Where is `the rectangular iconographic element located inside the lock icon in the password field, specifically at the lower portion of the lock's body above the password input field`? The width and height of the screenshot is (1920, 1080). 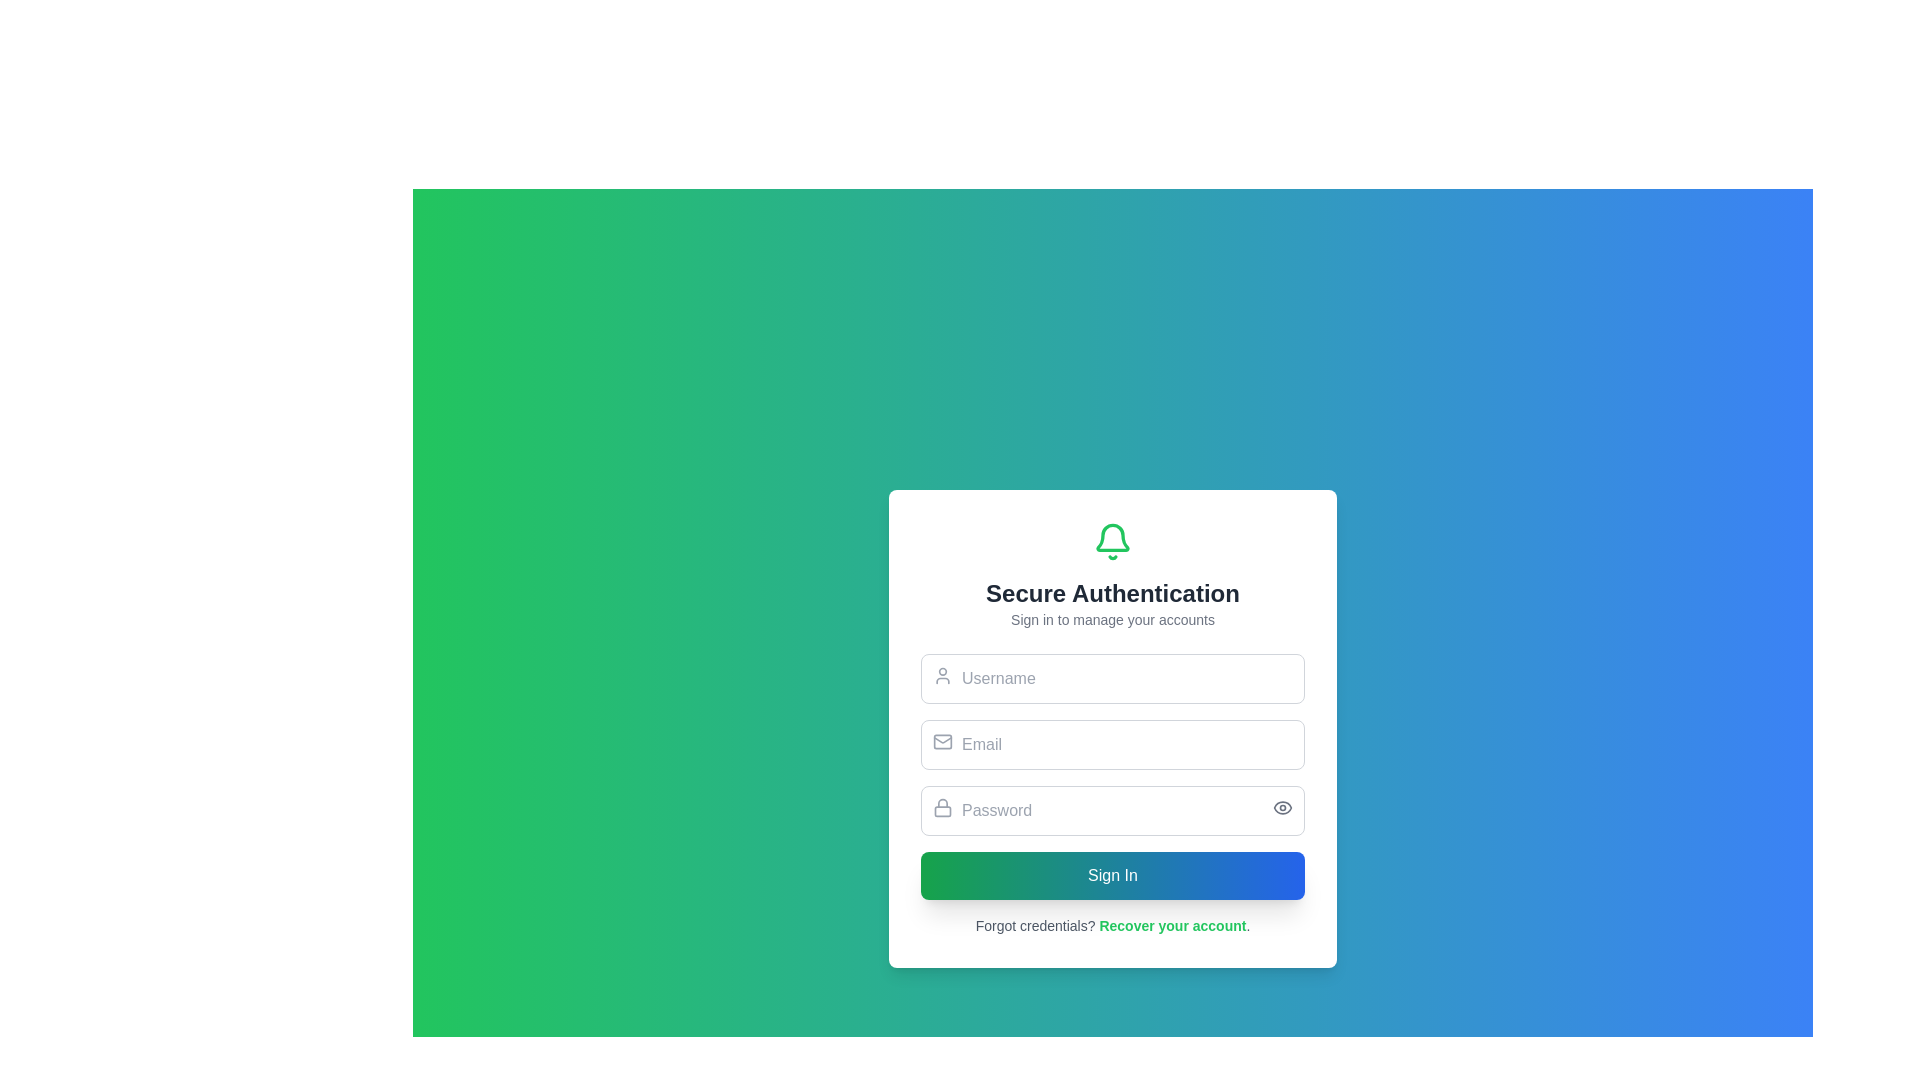 the rectangular iconographic element located inside the lock icon in the password field, specifically at the lower portion of the lock's body above the password input field is located at coordinates (941, 811).